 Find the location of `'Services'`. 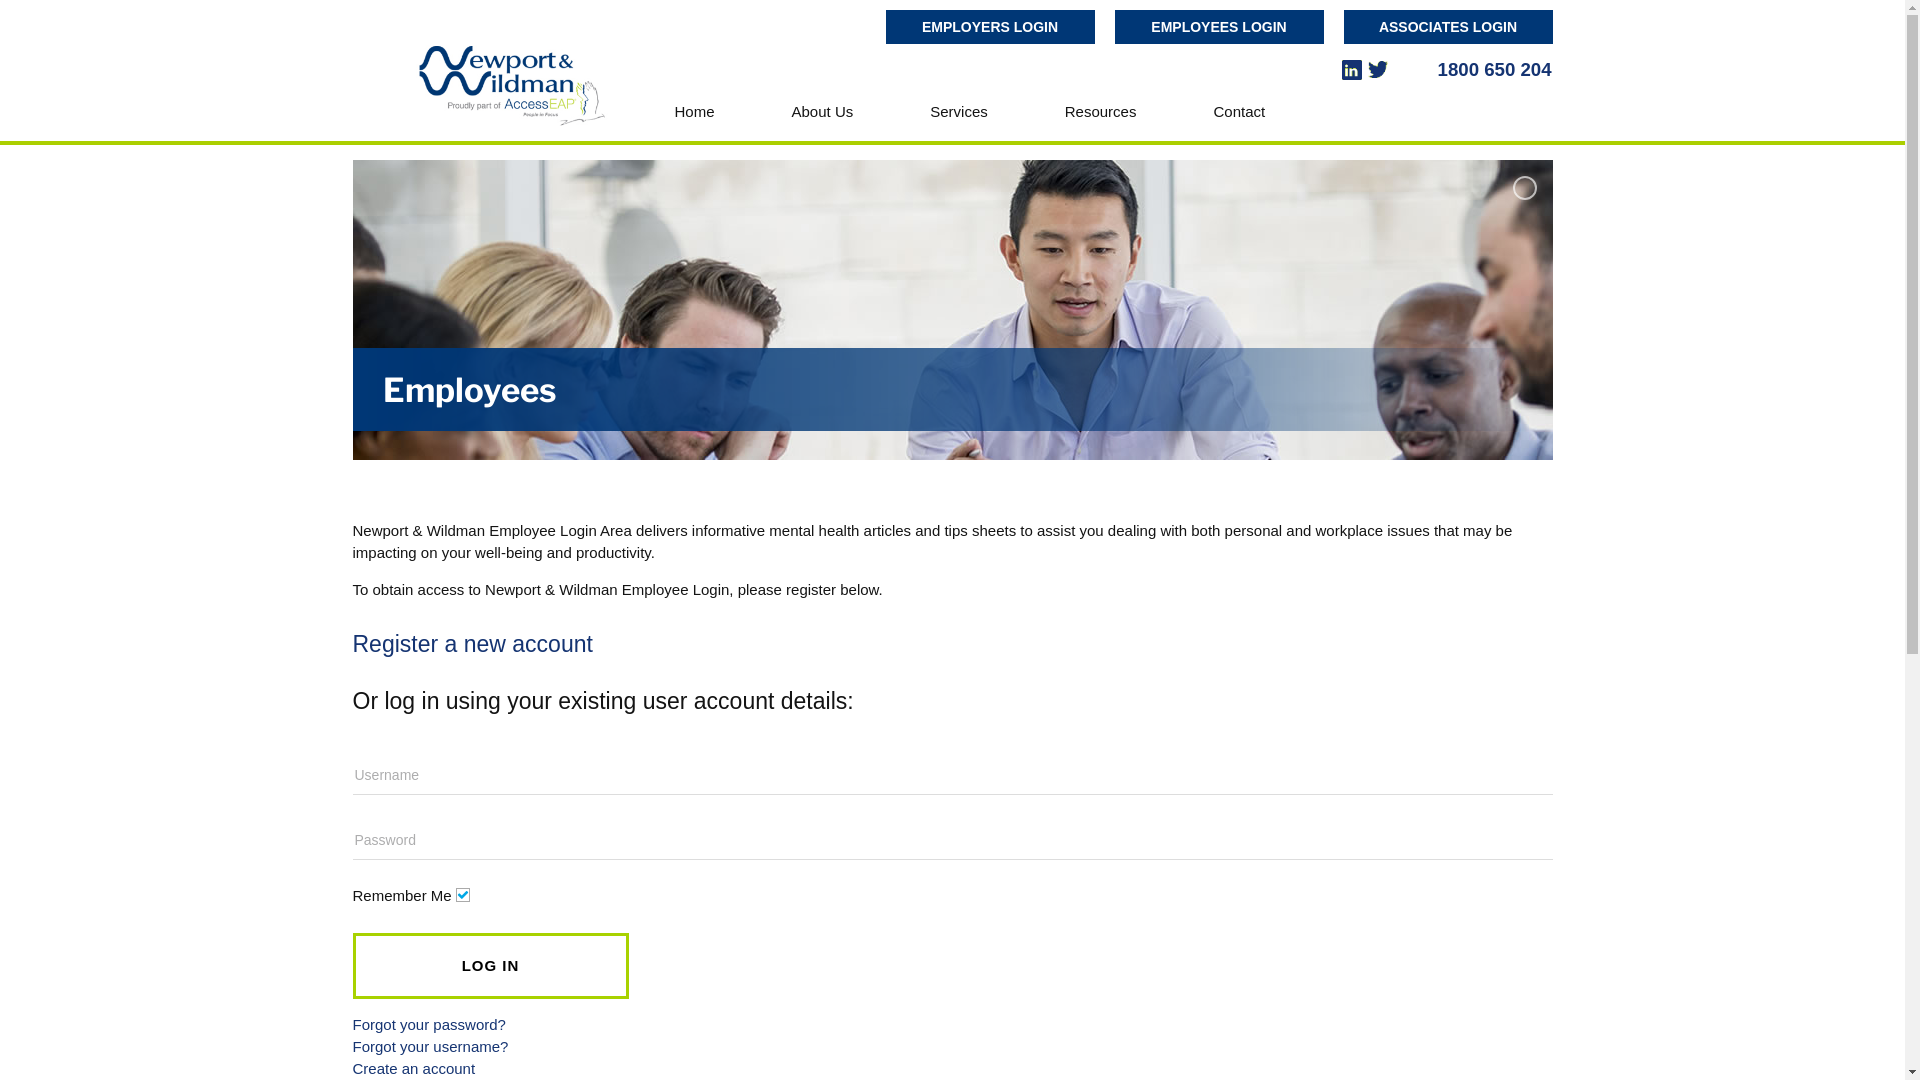

'Services' is located at coordinates (958, 111).